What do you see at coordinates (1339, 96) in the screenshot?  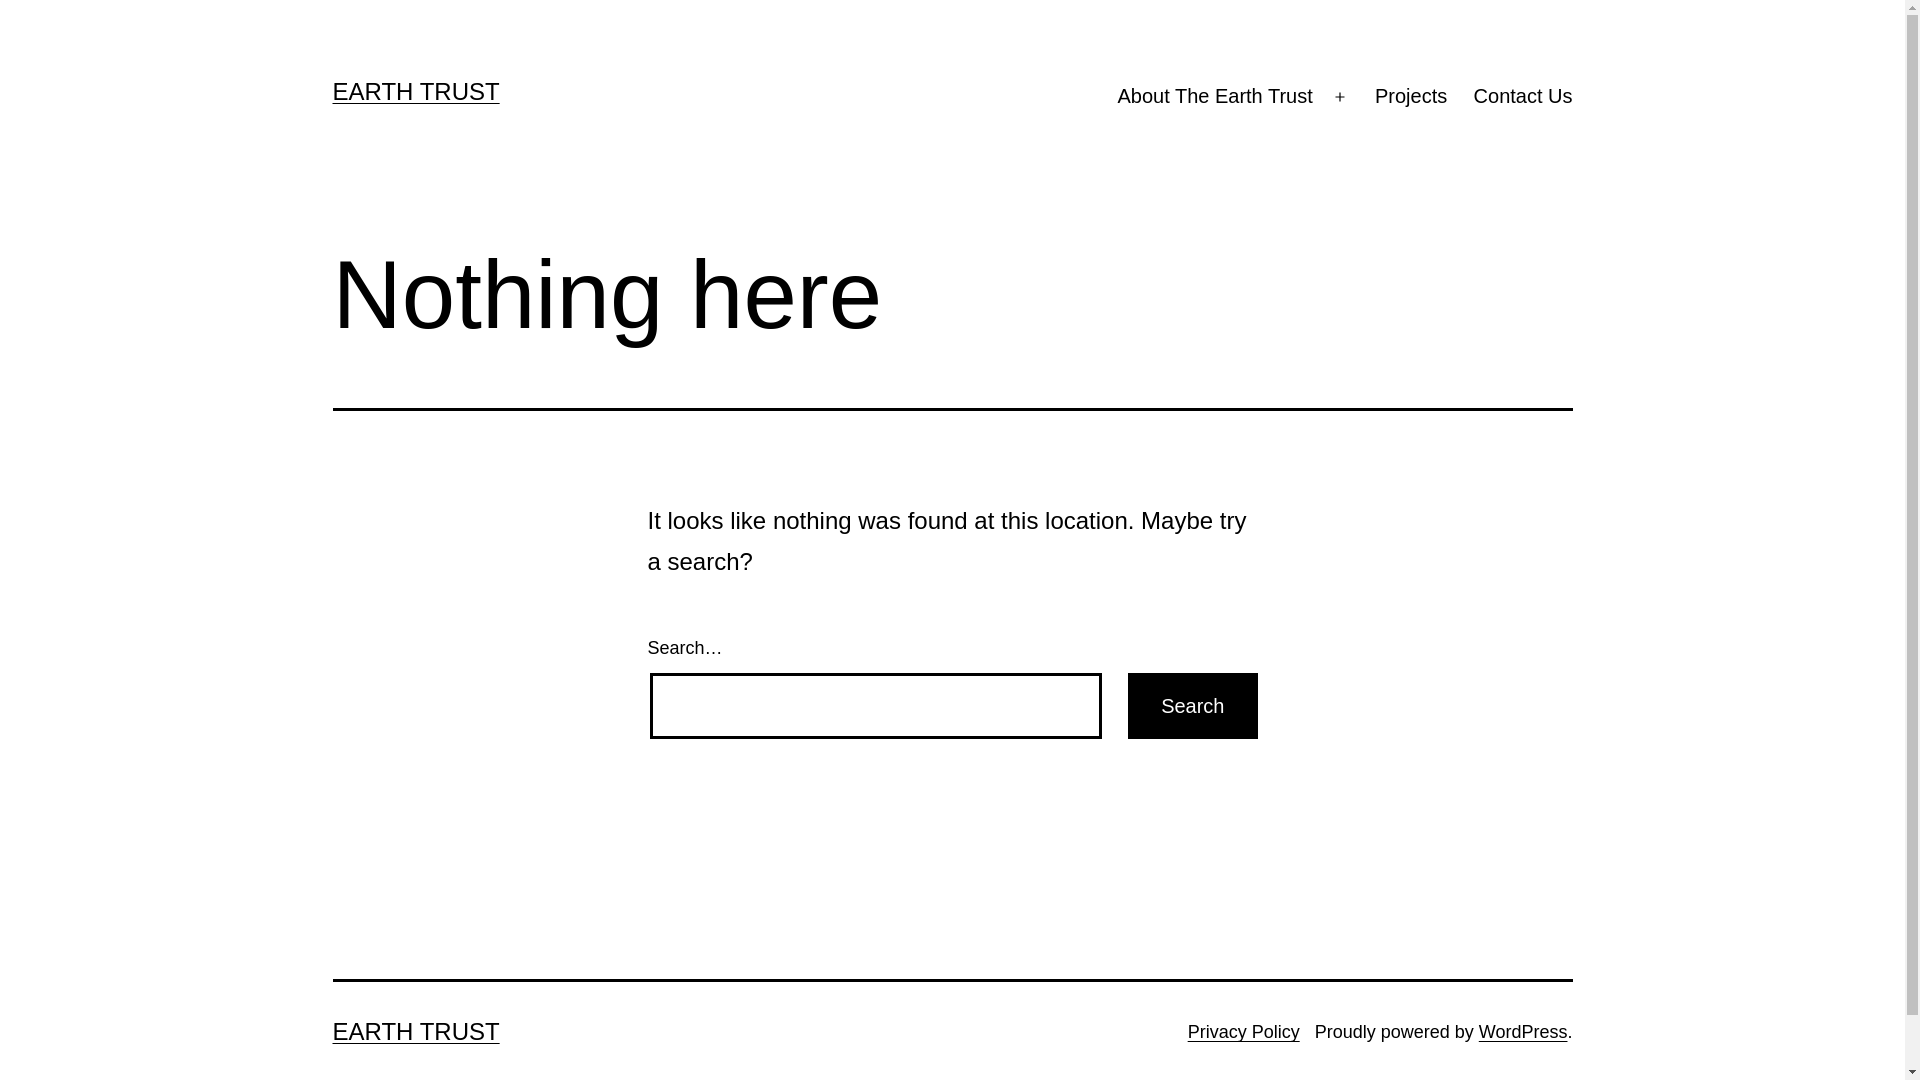 I see `'Open menu'` at bounding box center [1339, 96].